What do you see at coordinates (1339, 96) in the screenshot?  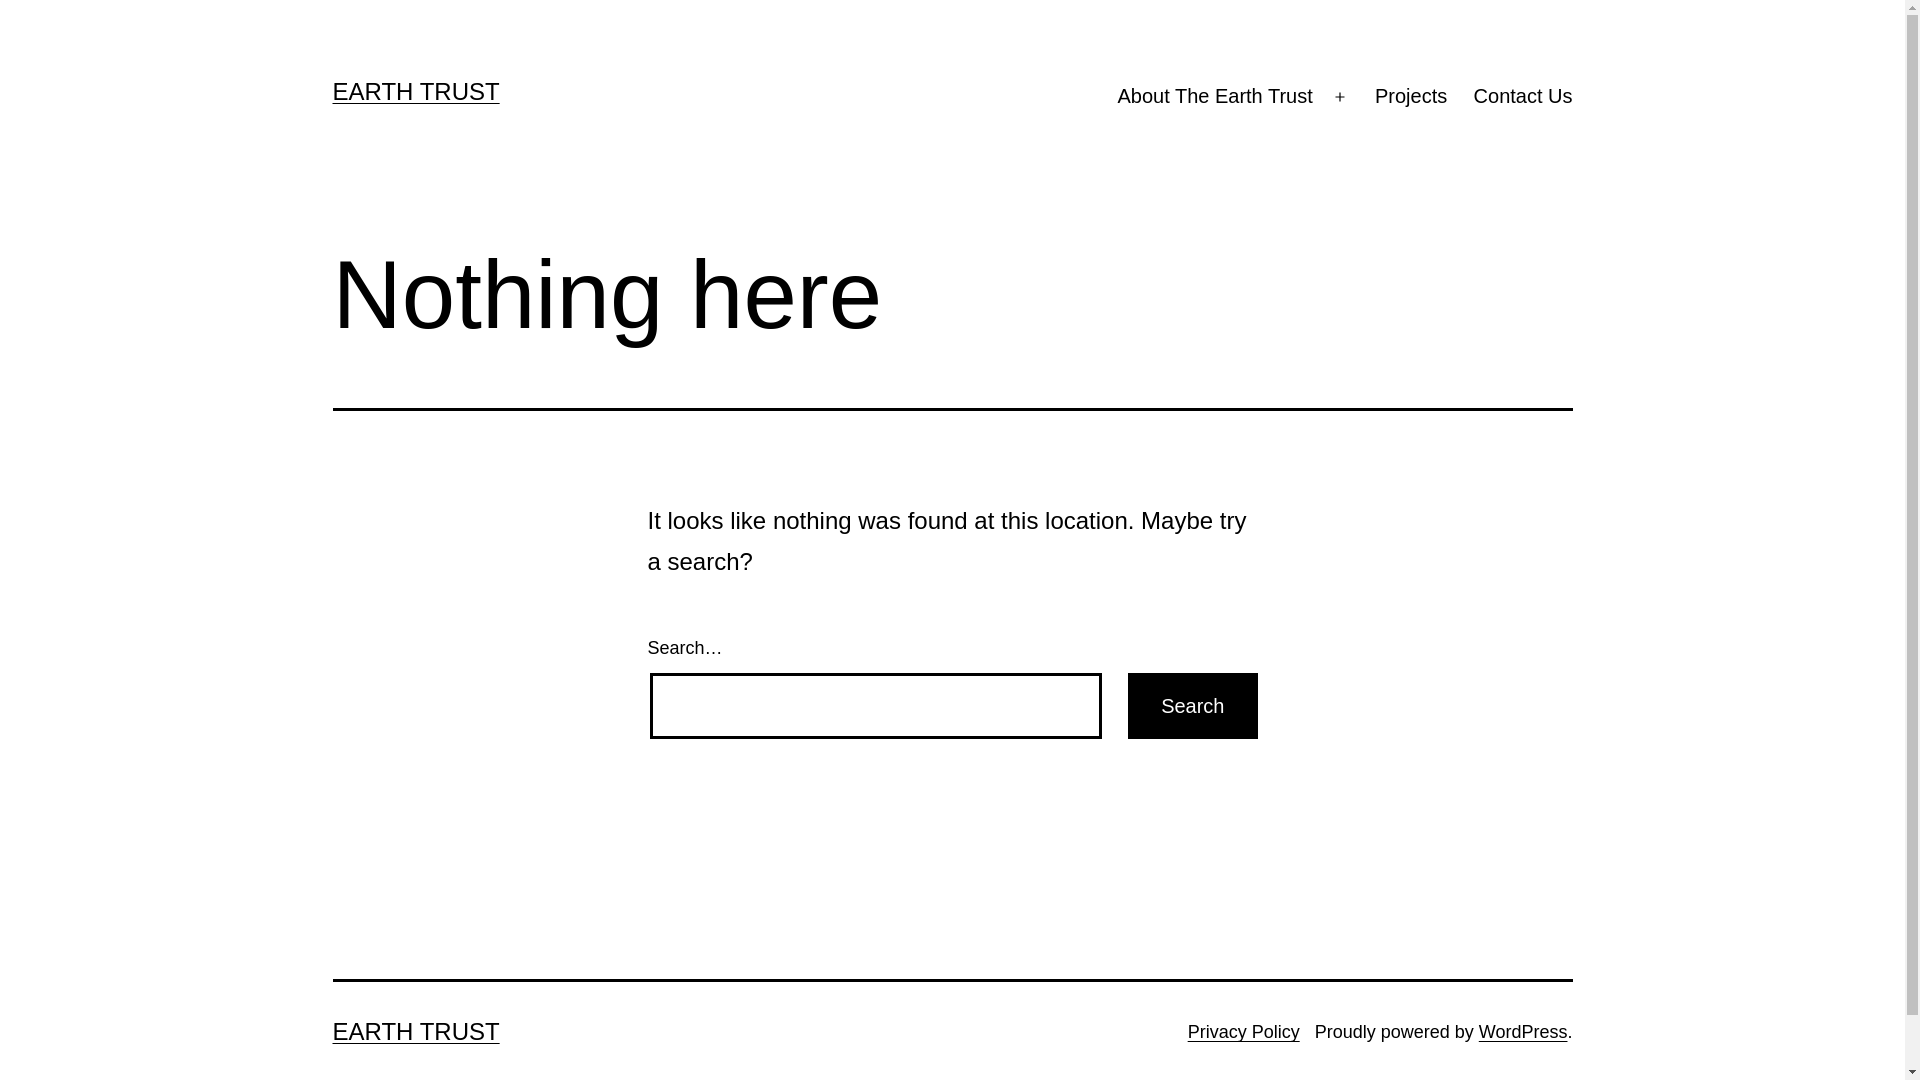 I see `'Open menu'` at bounding box center [1339, 96].